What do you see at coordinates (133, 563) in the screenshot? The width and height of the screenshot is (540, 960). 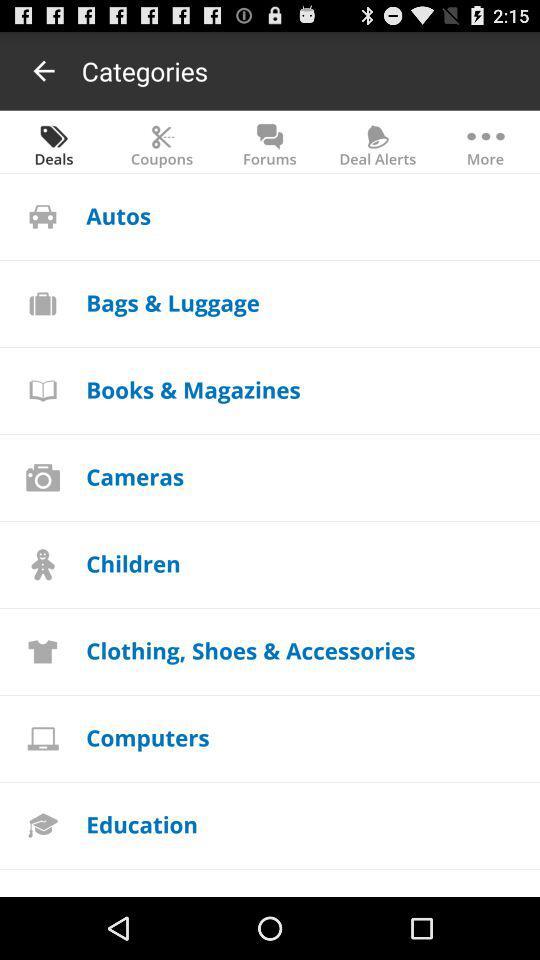 I see `the icon above clothing, shoes & accessories` at bounding box center [133, 563].